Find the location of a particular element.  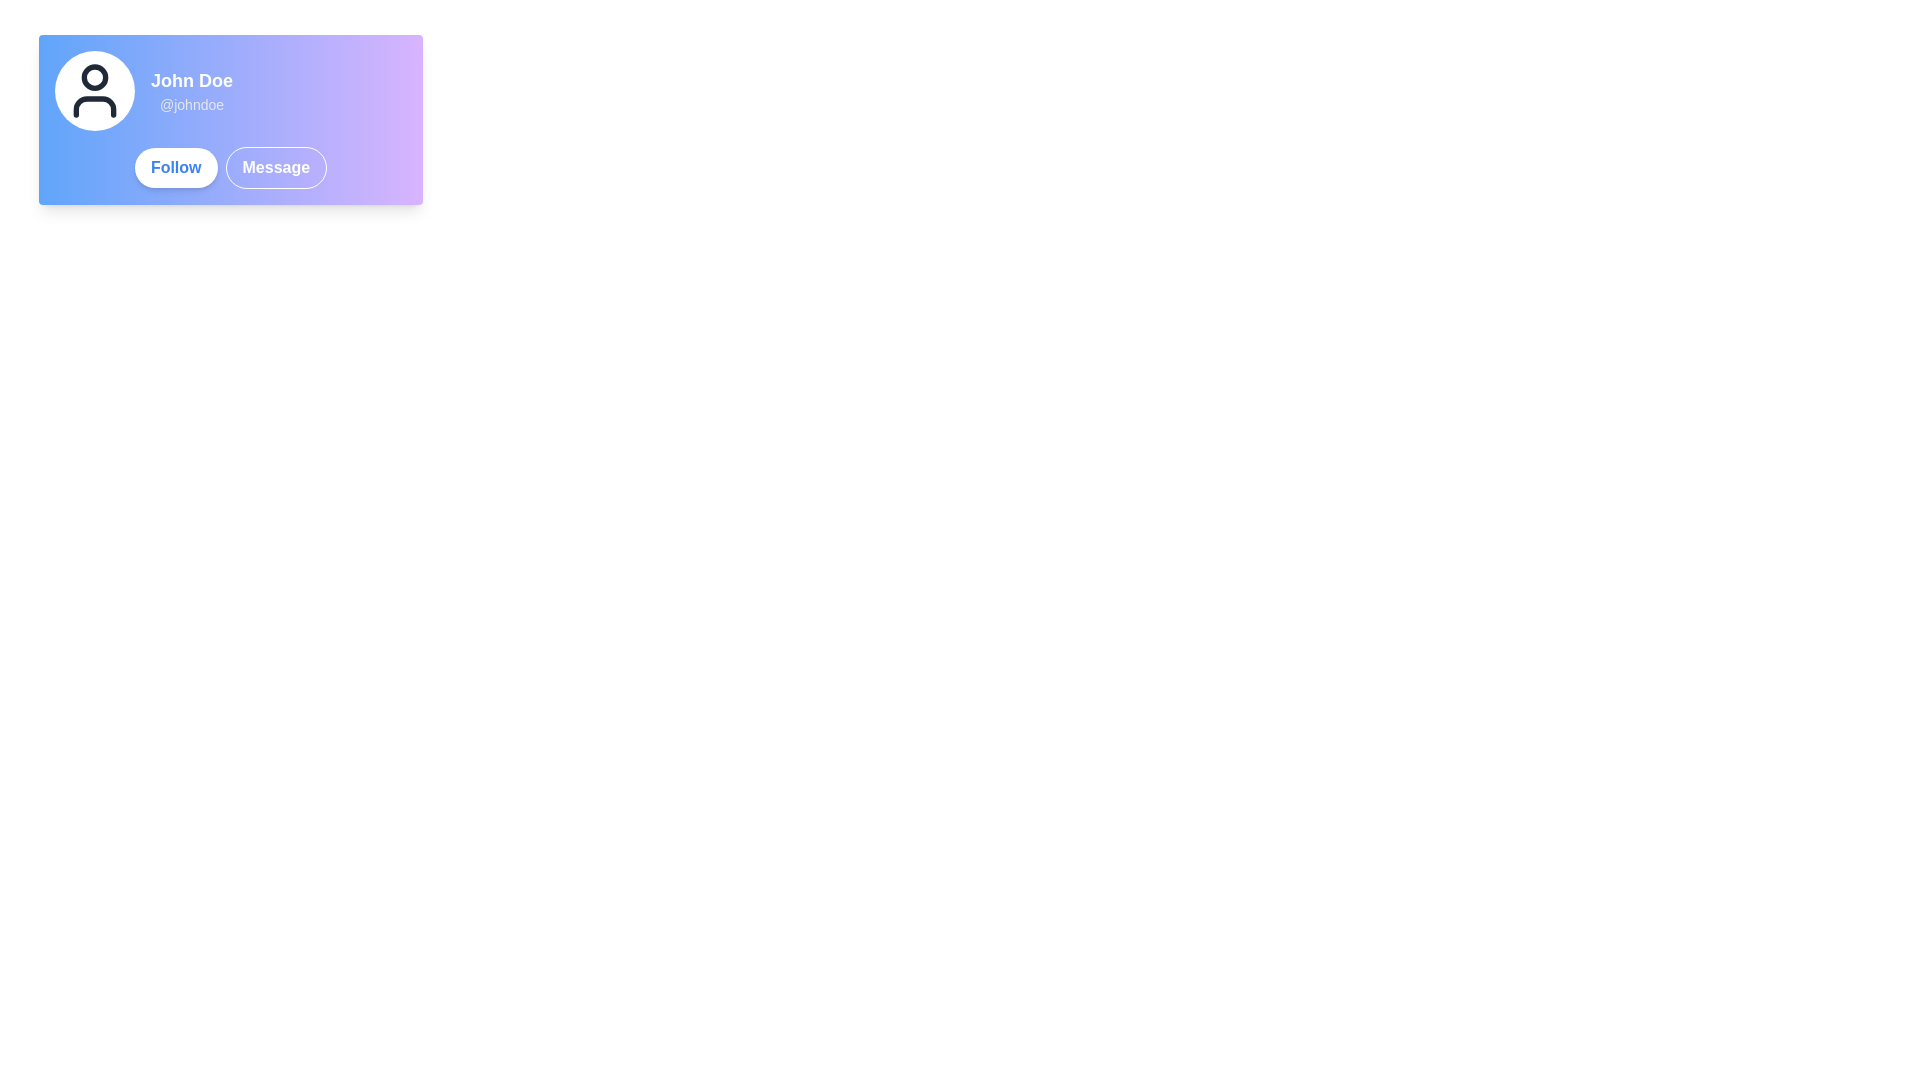

the user profile silhouette icon, which is black and located at the top-left corner of the card layout, to the left of the name 'John Doe' is located at coordinates (94, 91).